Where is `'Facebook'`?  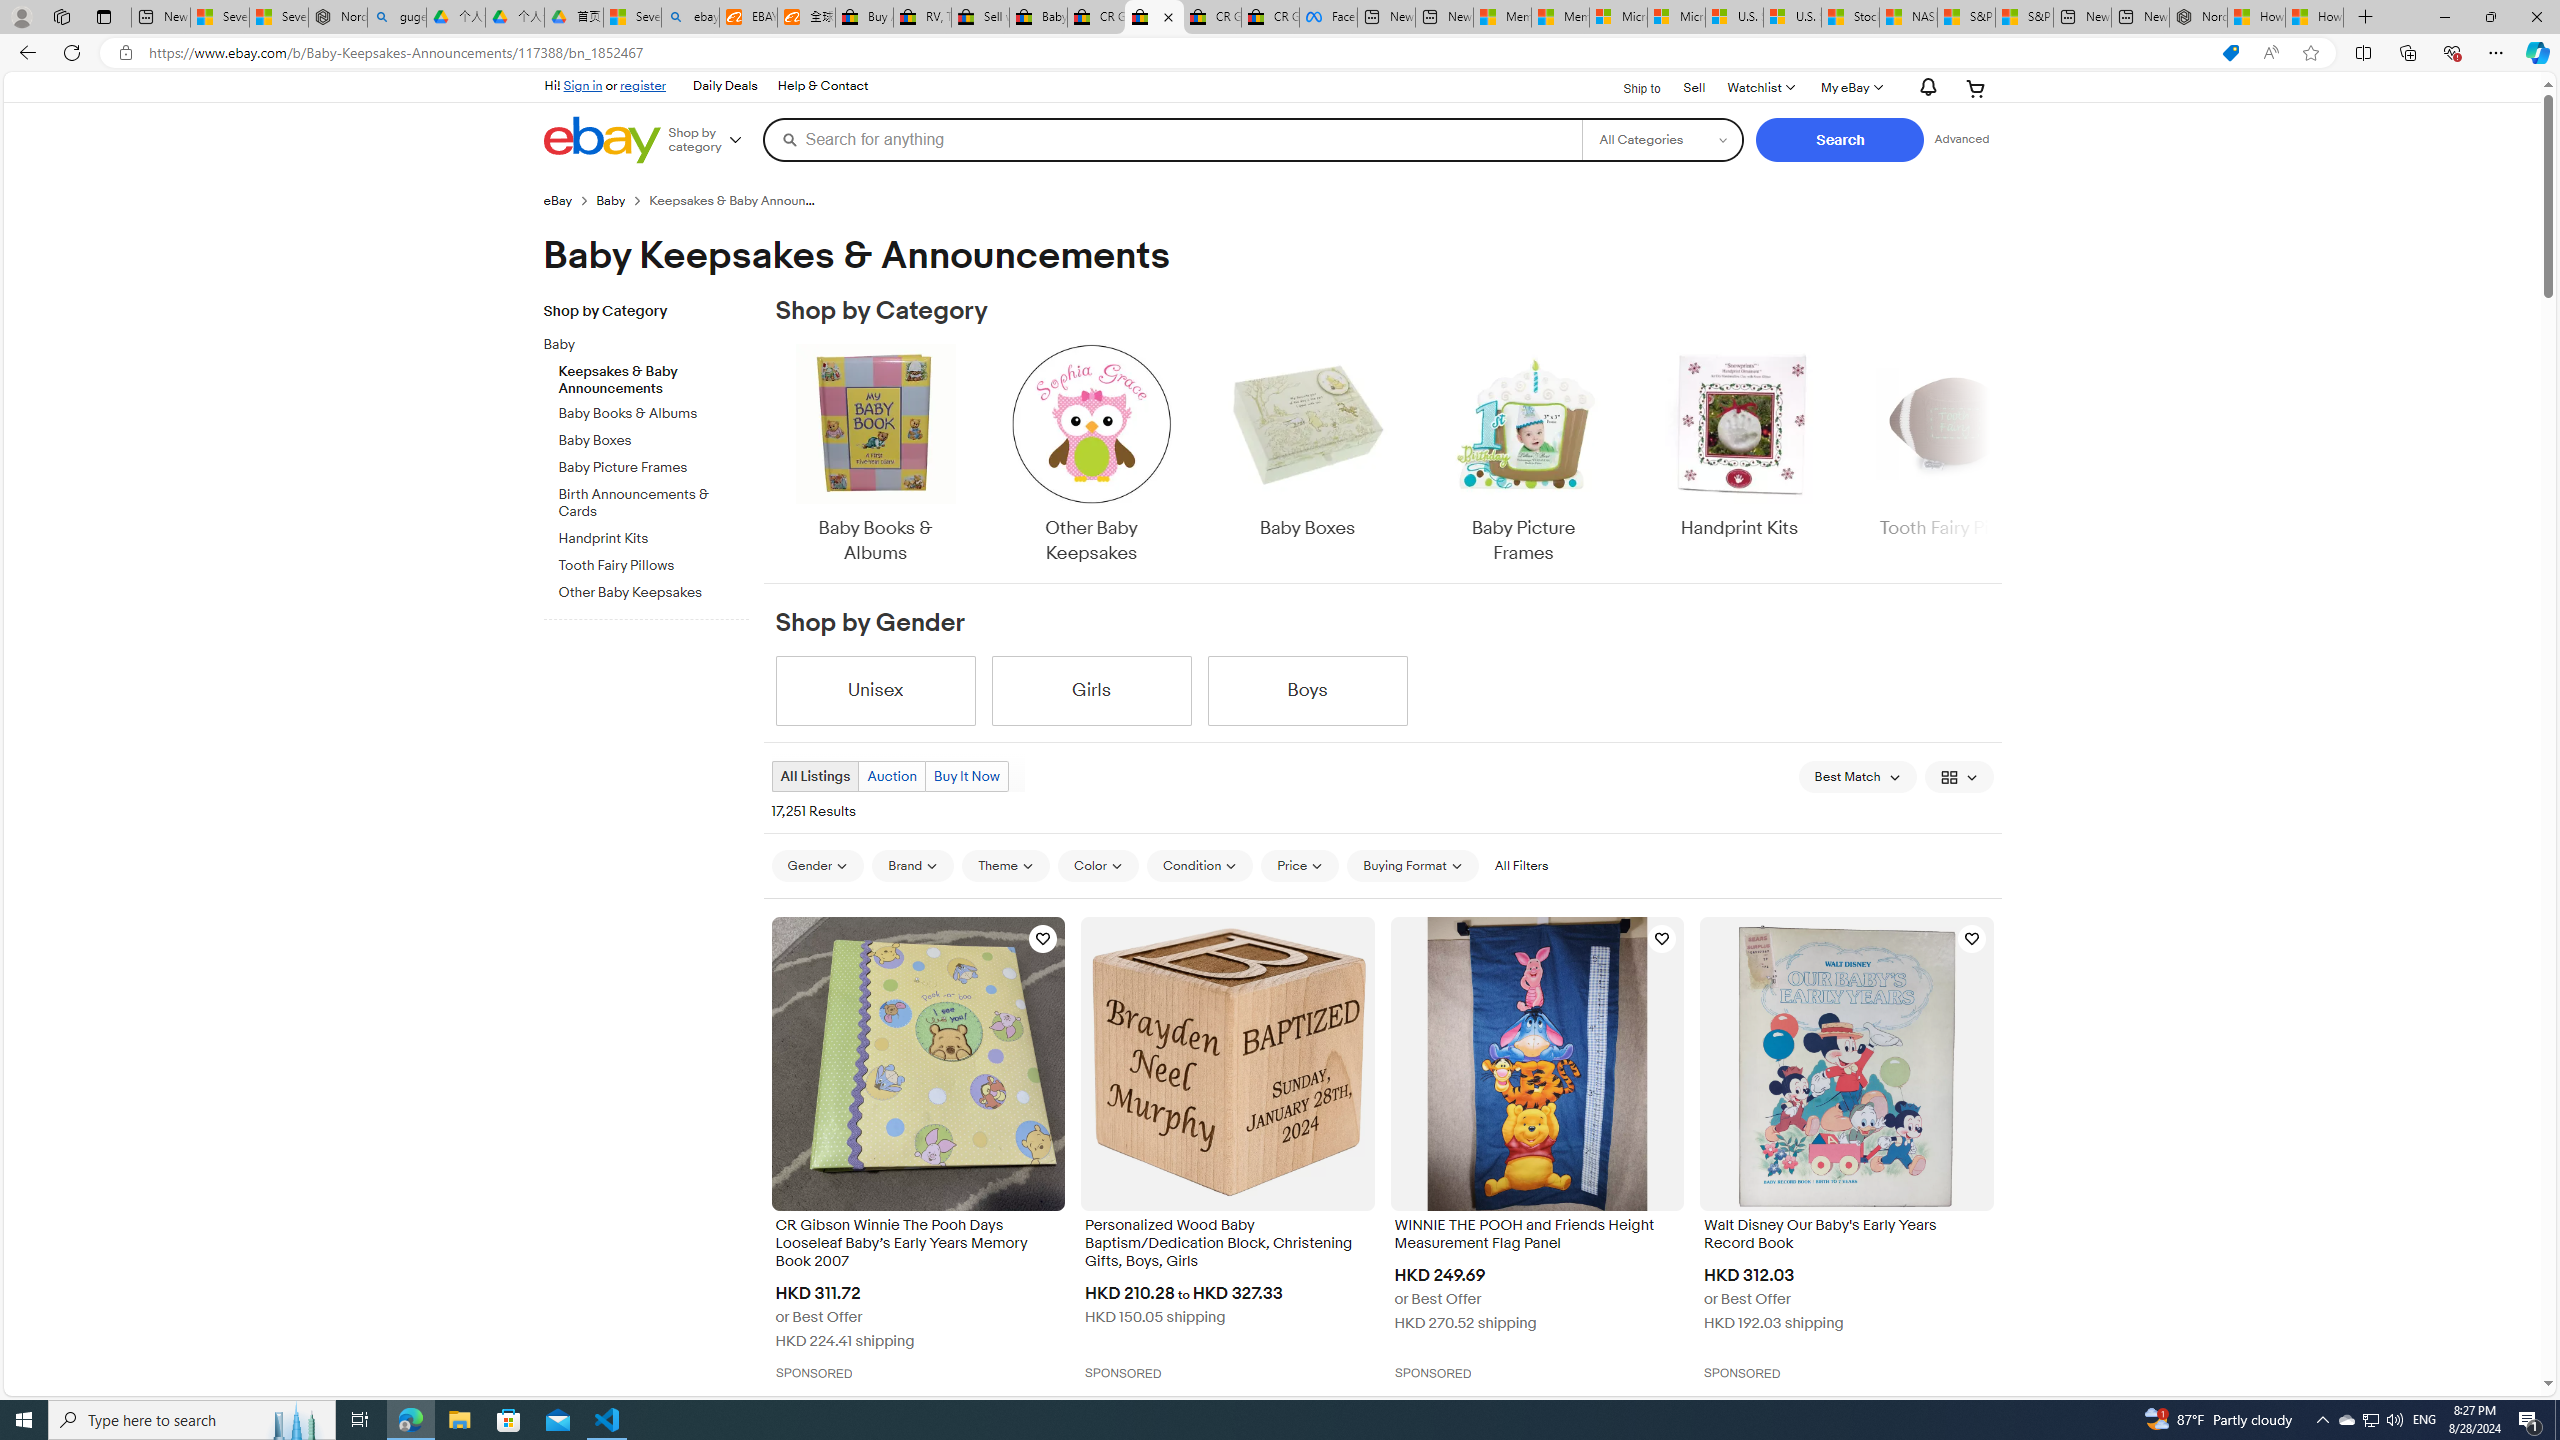
'Facebook' is located at coordinates (1328, 16).